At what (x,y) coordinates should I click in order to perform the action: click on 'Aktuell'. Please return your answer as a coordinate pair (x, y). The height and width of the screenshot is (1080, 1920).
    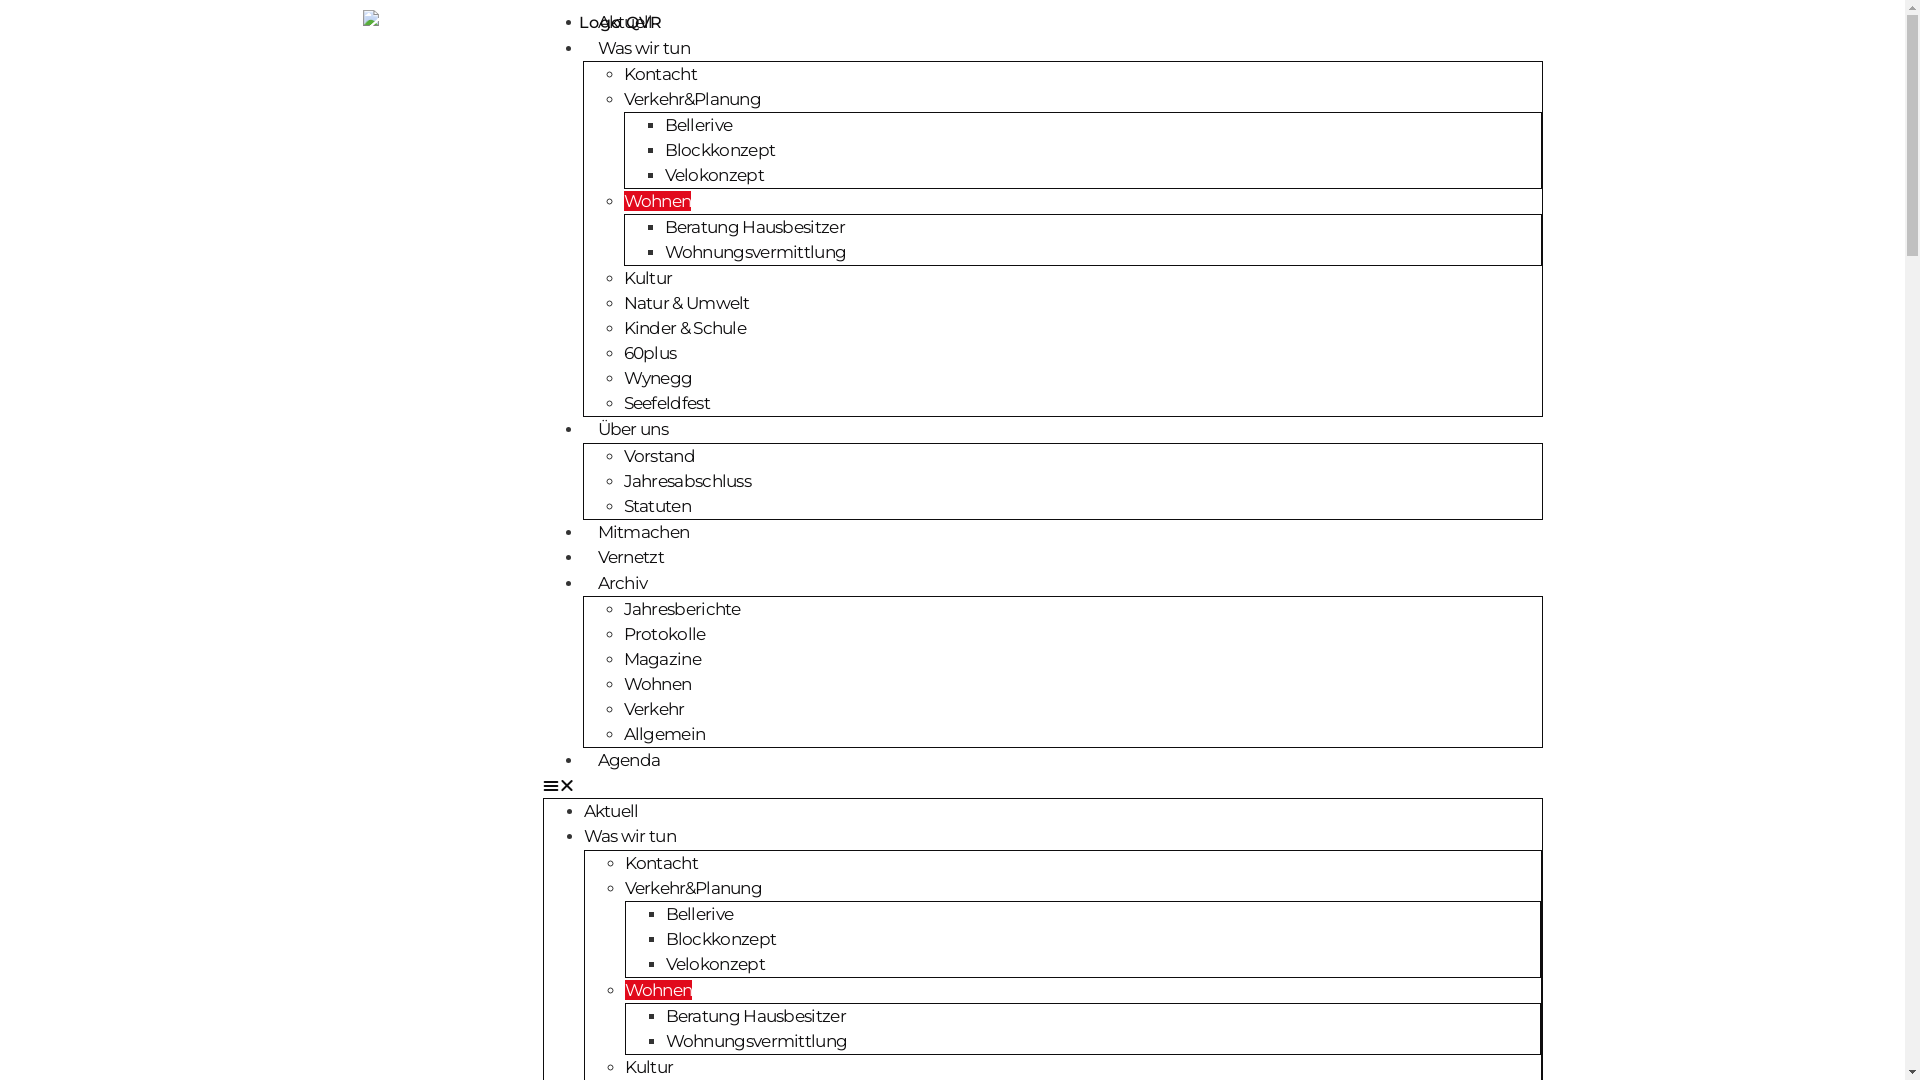
    Looking at the image, I should click on (623, 22).